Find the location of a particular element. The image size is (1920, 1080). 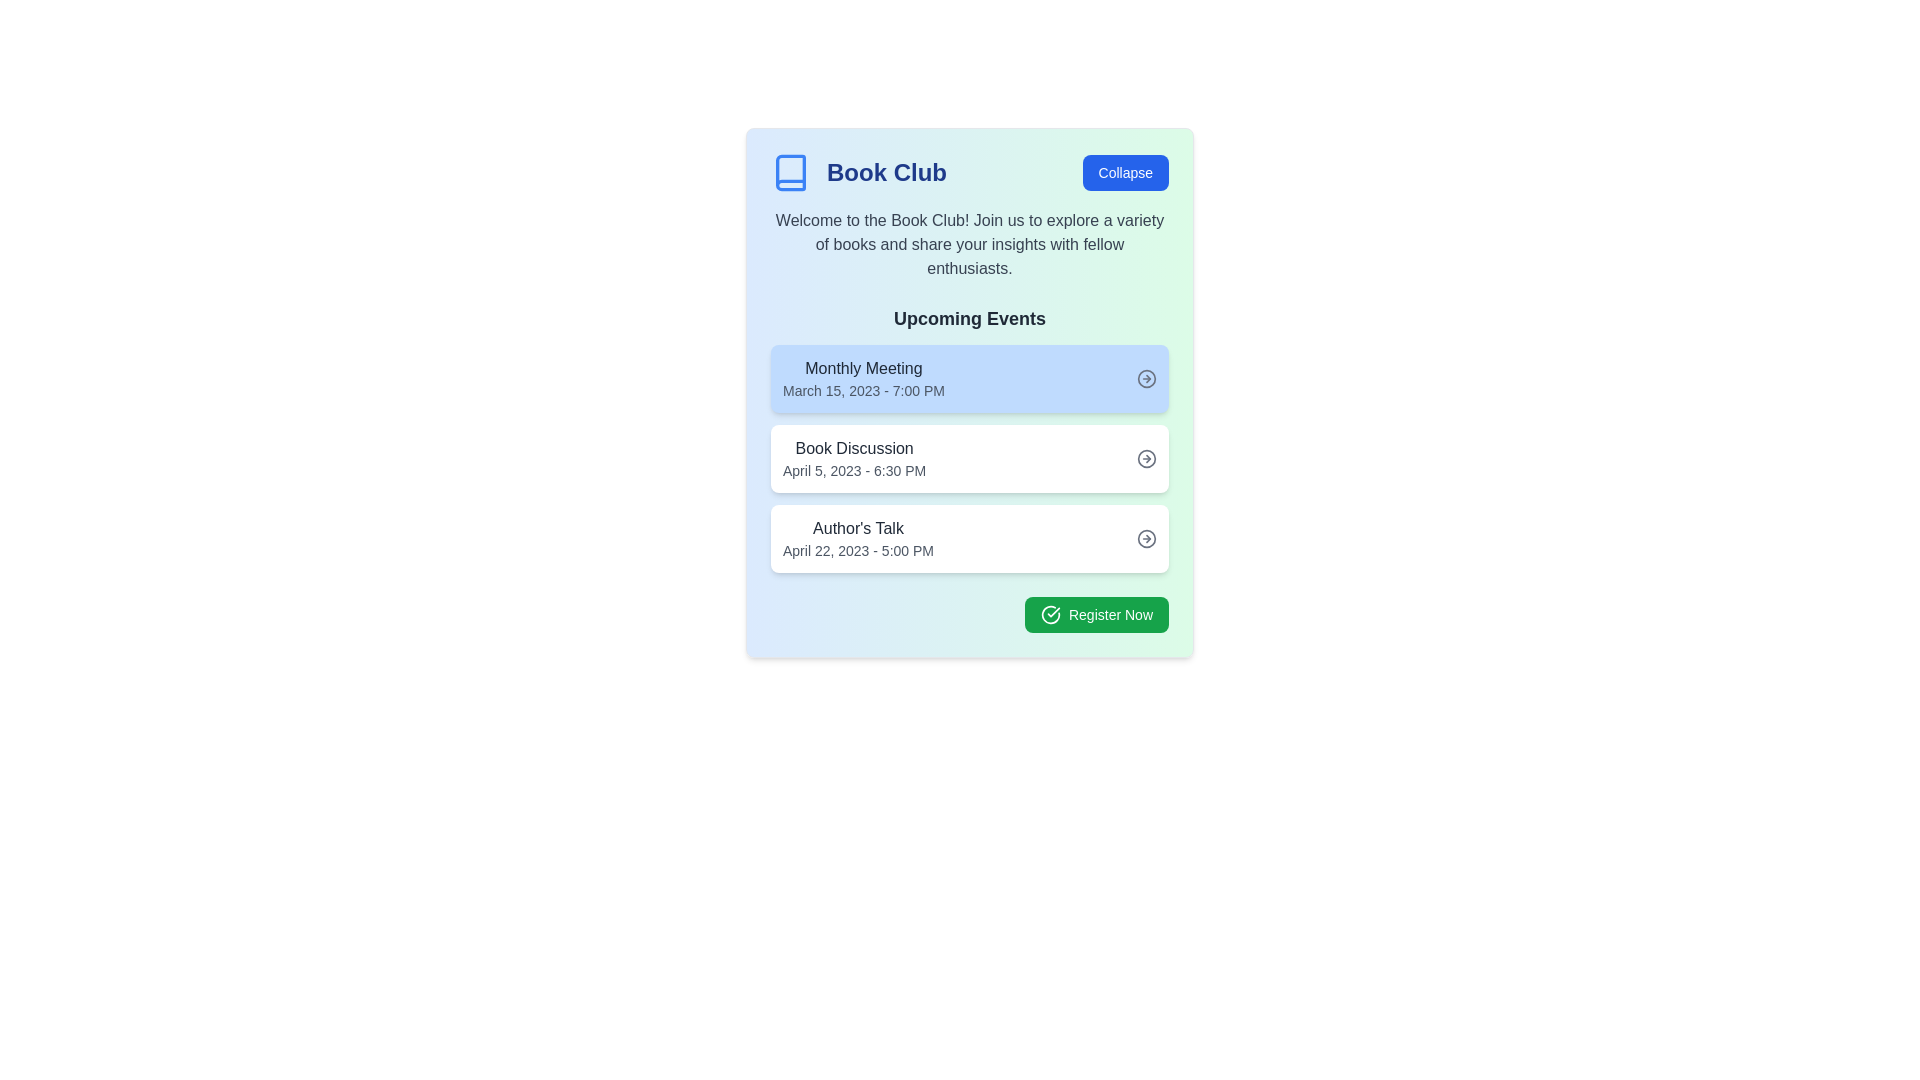

the circular icon with a hollow circle and right-pointing arrow located at the top-right corner of the 'Author's Talk' event card is located at coordinates (1147, 538).